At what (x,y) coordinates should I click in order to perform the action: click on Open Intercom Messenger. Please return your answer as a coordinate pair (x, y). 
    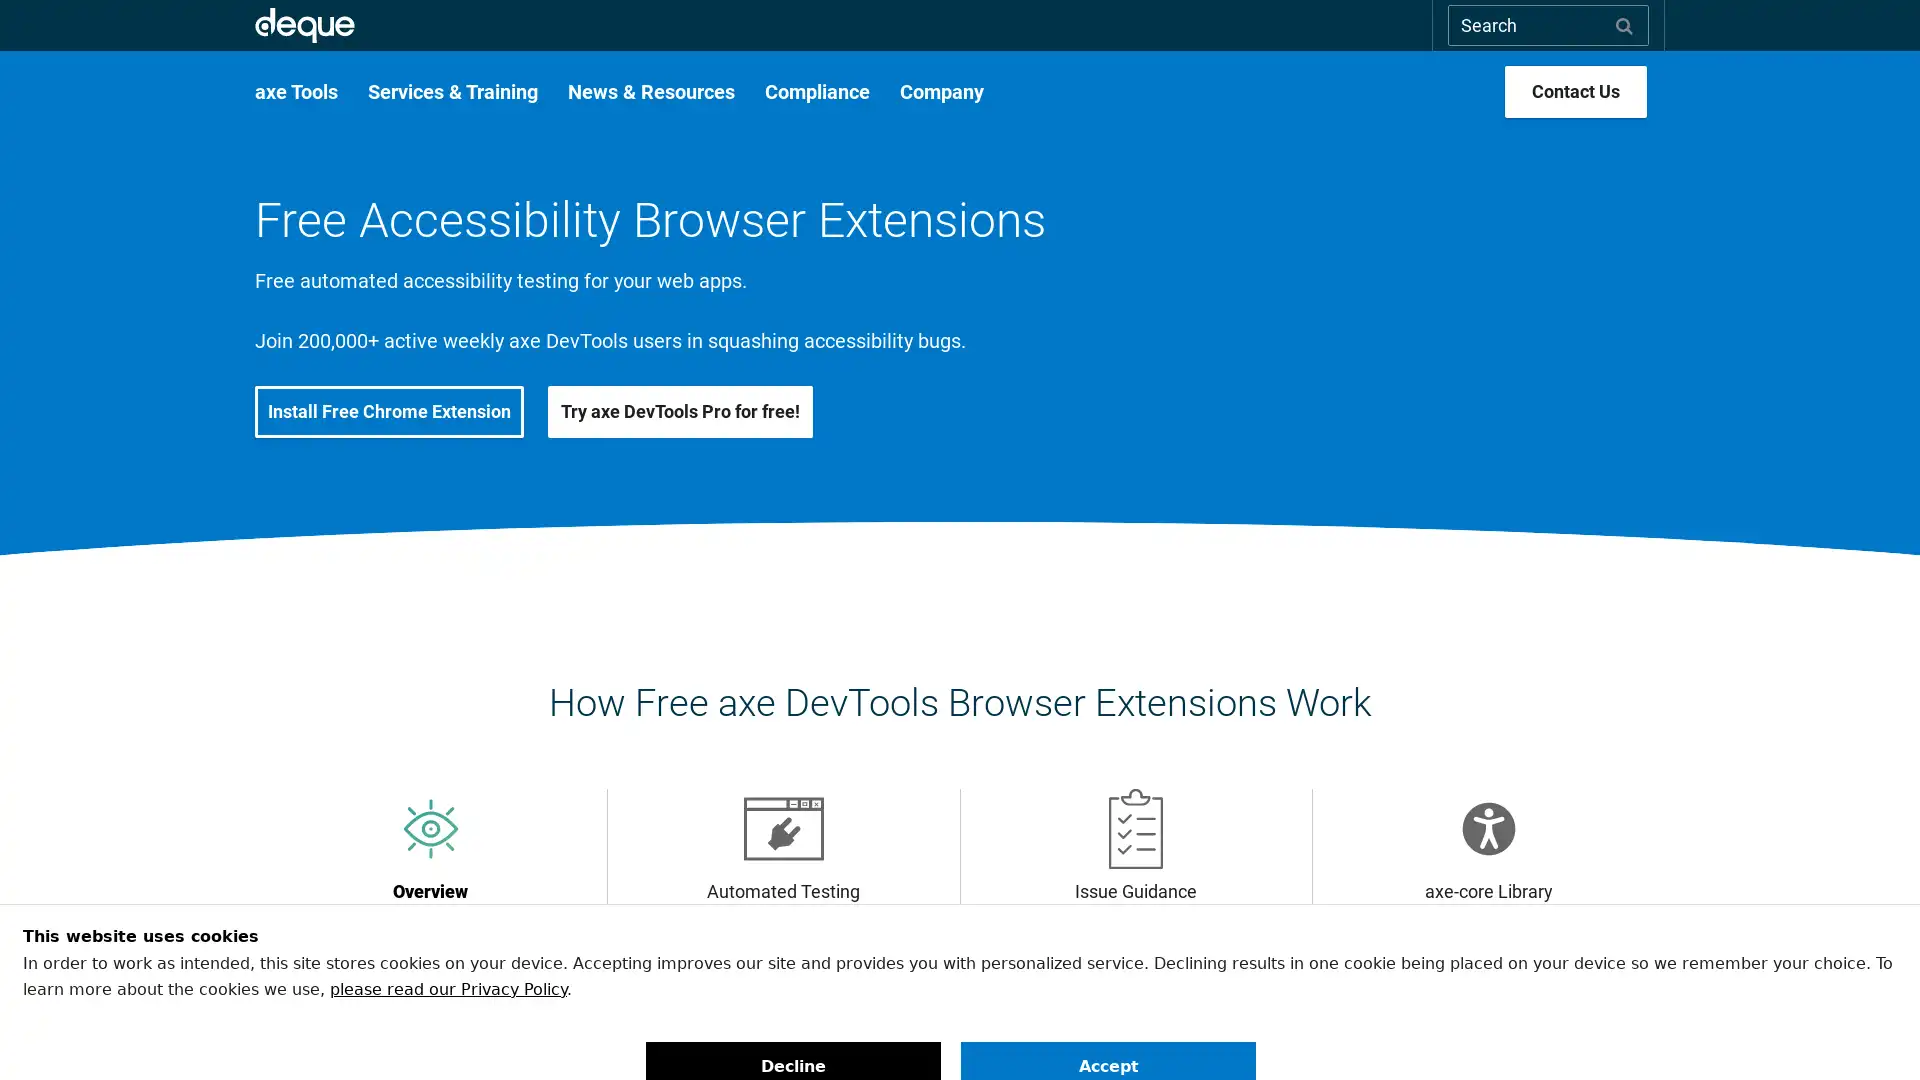
    Looking at the image, I should click on (1869, 1029).